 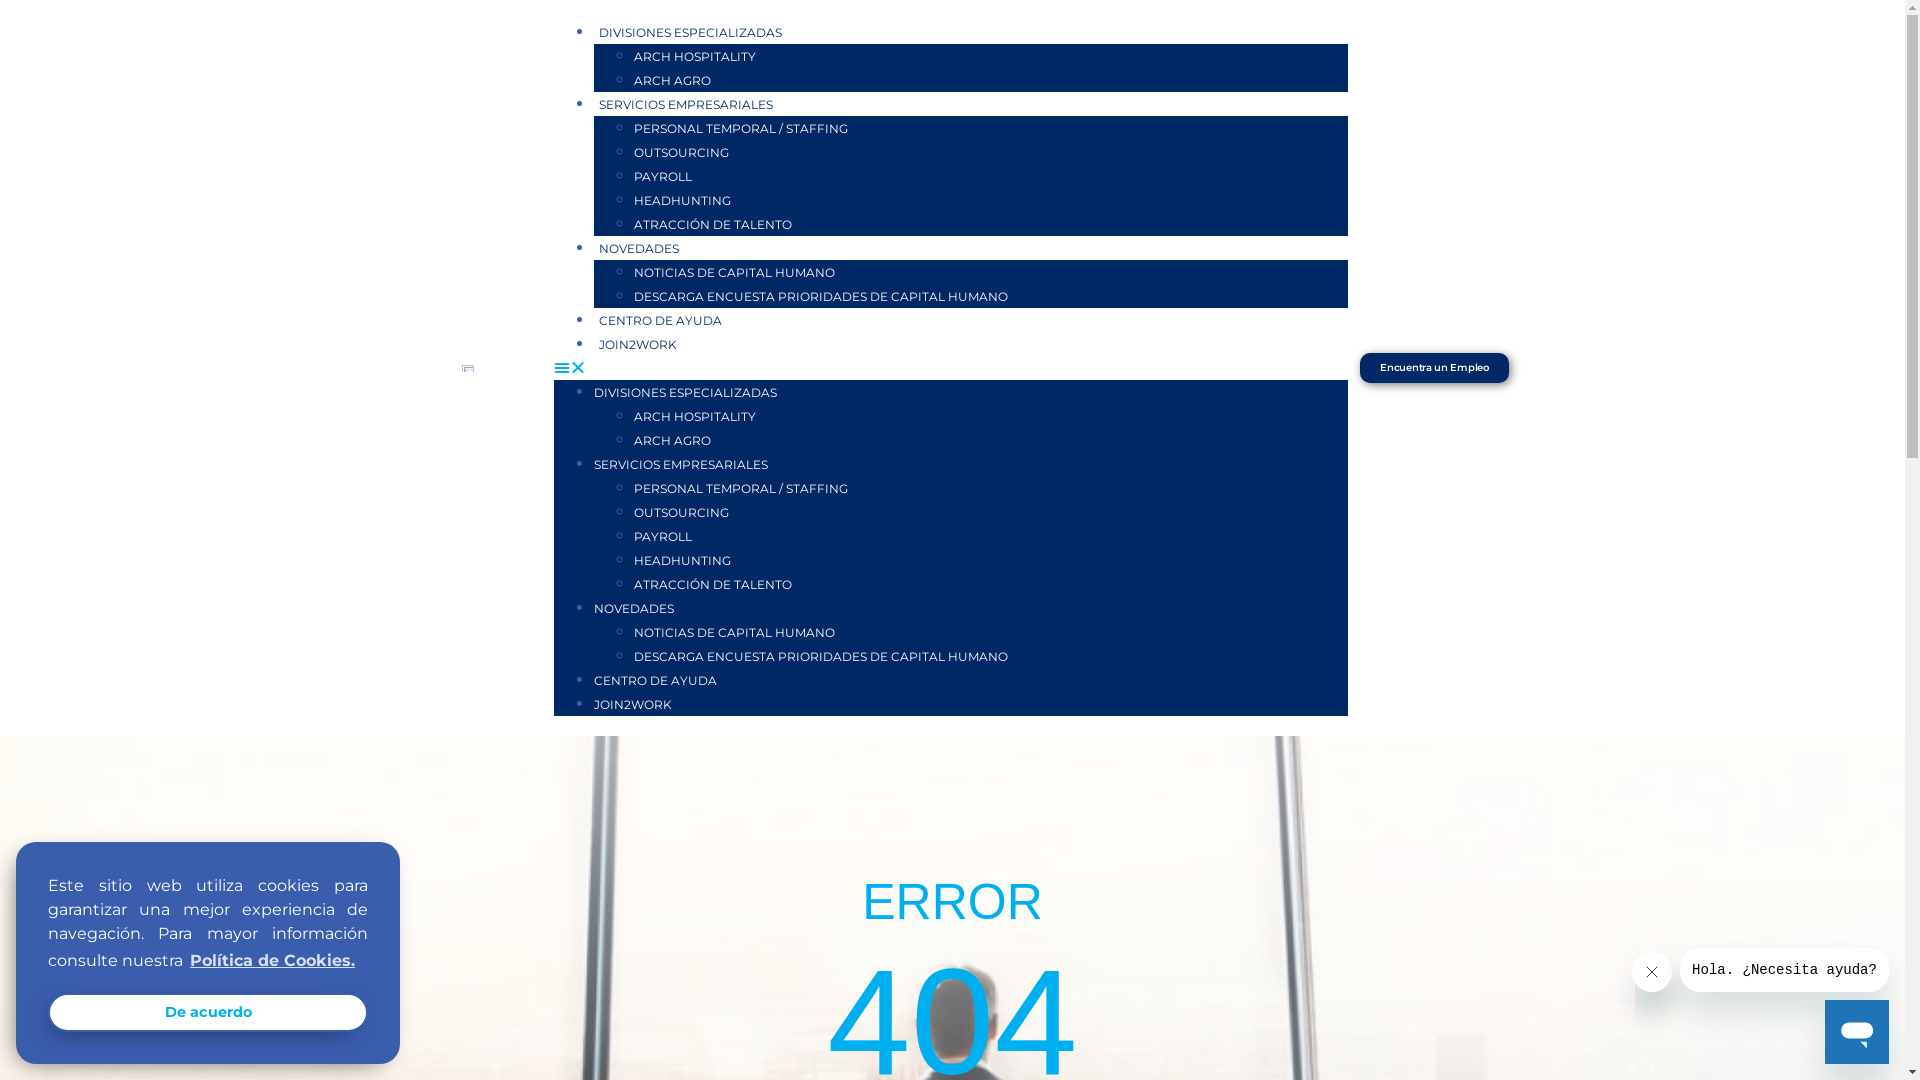 What do you see at coordinates (1433, 367) in the screenshot?
I see `'Encuentra un Empleo'` at bounding box center [1433, 367].